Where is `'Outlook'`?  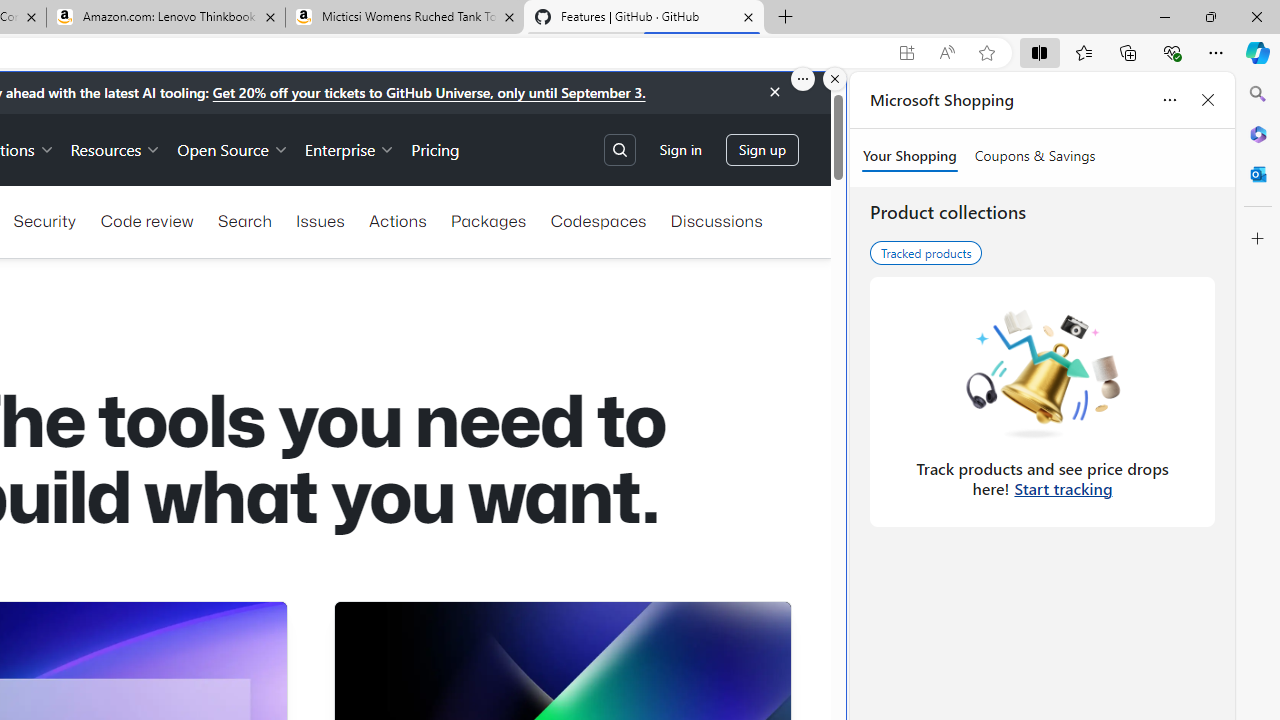
'Outlook' is located at coordinates (1257, 173).